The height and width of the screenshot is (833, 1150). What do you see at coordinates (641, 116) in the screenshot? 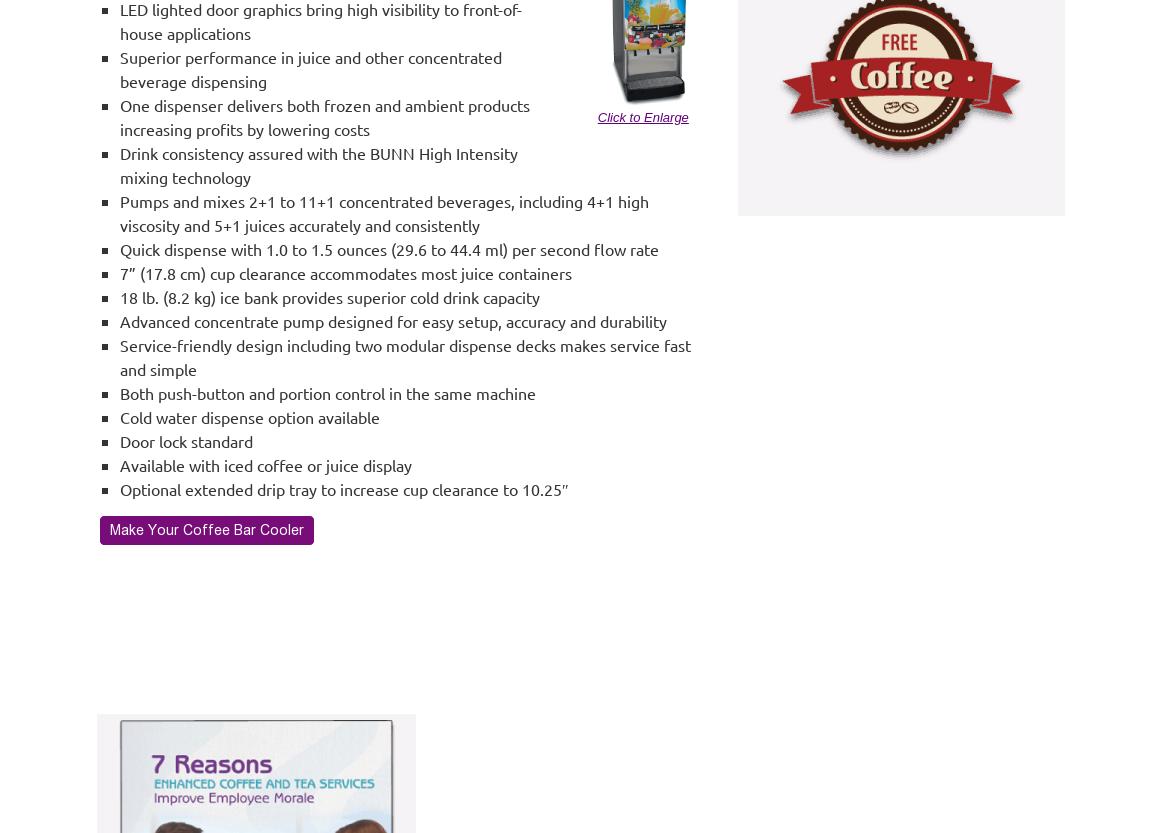
I see `'Click to Enlarge'` at bounding box center [641, 116].